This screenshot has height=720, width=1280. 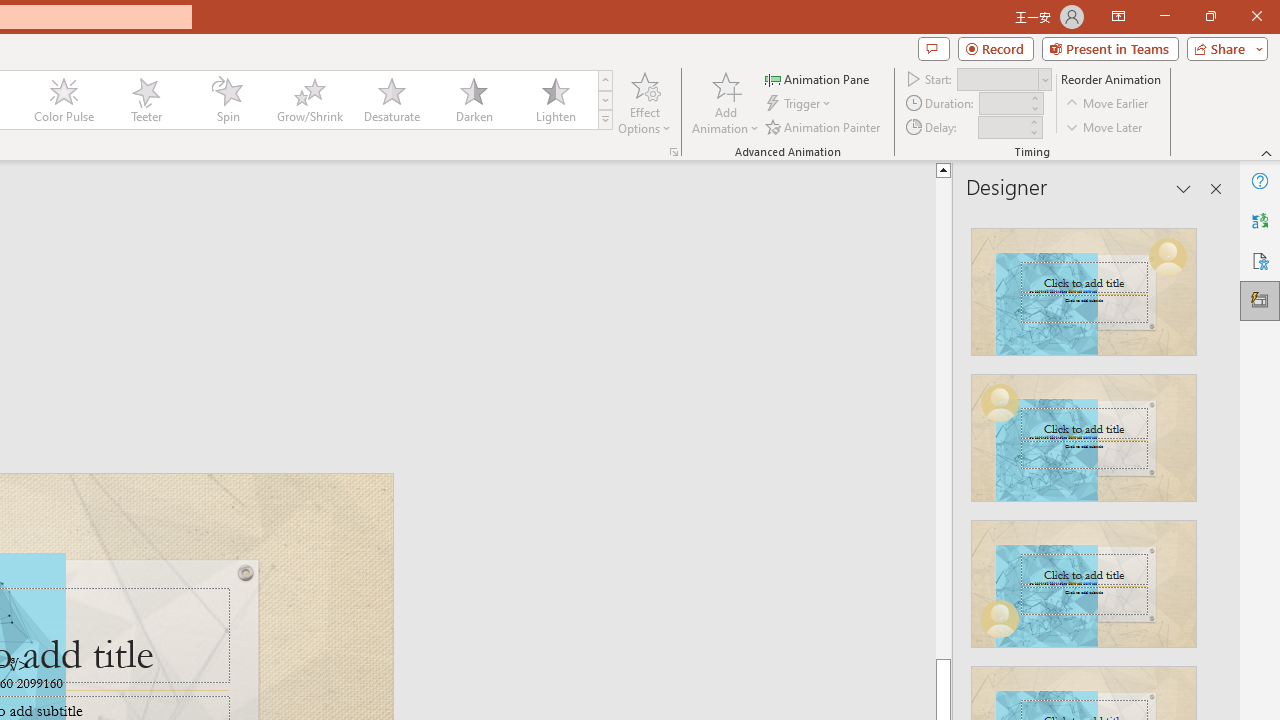 I want to click on 'Lighten', so click(x=555, y=100).